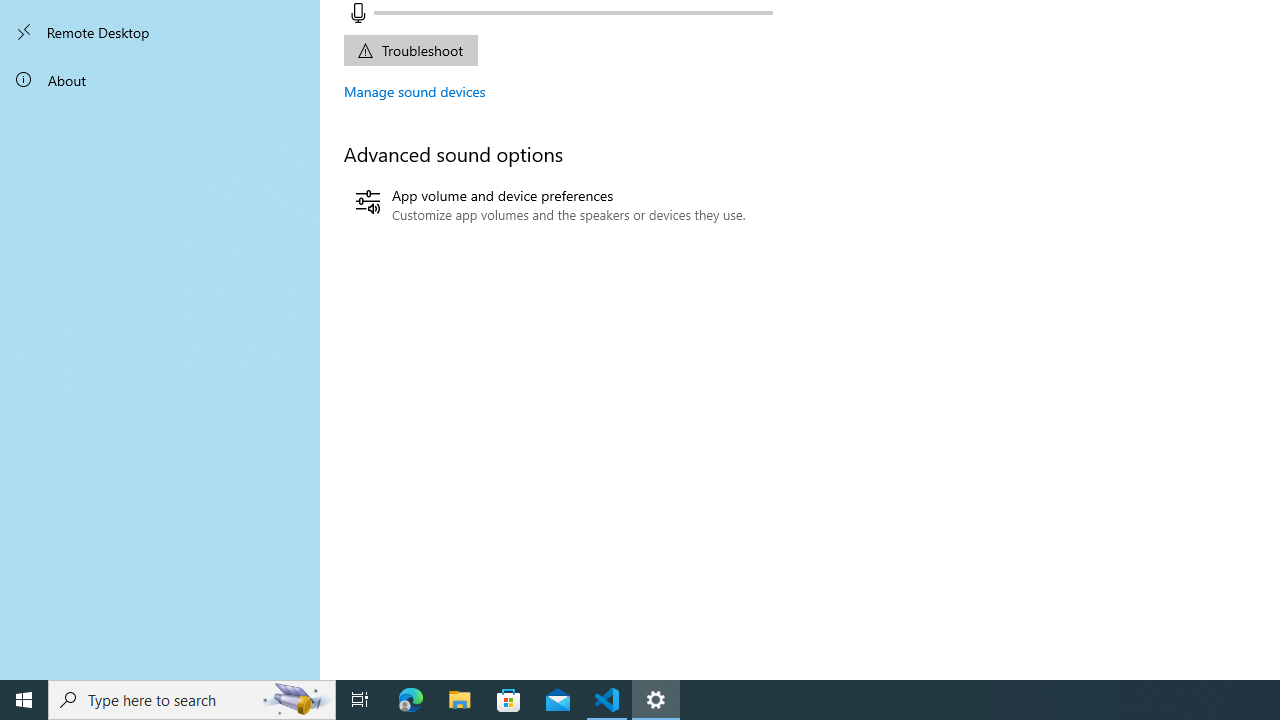  What do you see at coordinates (409, 49) in the screenshot?
I see `'Input device troubleshoot'` at bounding box center [409, 49].